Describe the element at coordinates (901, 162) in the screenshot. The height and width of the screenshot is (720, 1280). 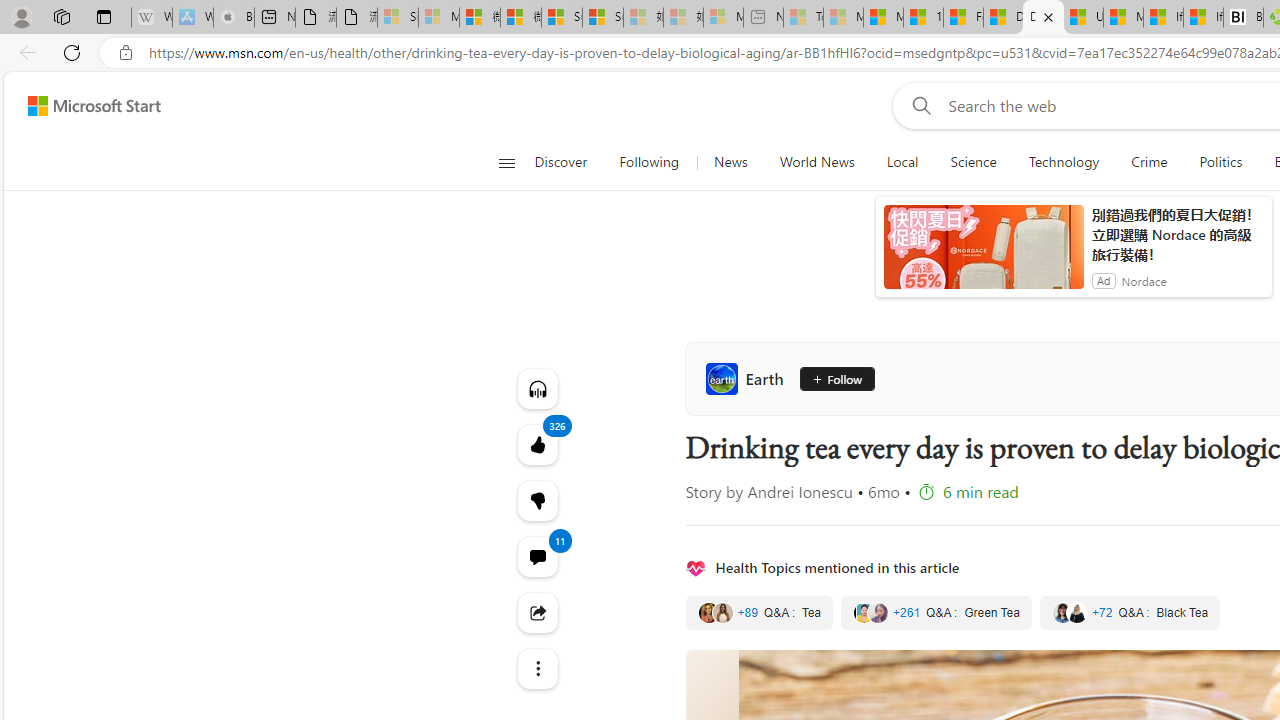
I see `'Local'` at that location.